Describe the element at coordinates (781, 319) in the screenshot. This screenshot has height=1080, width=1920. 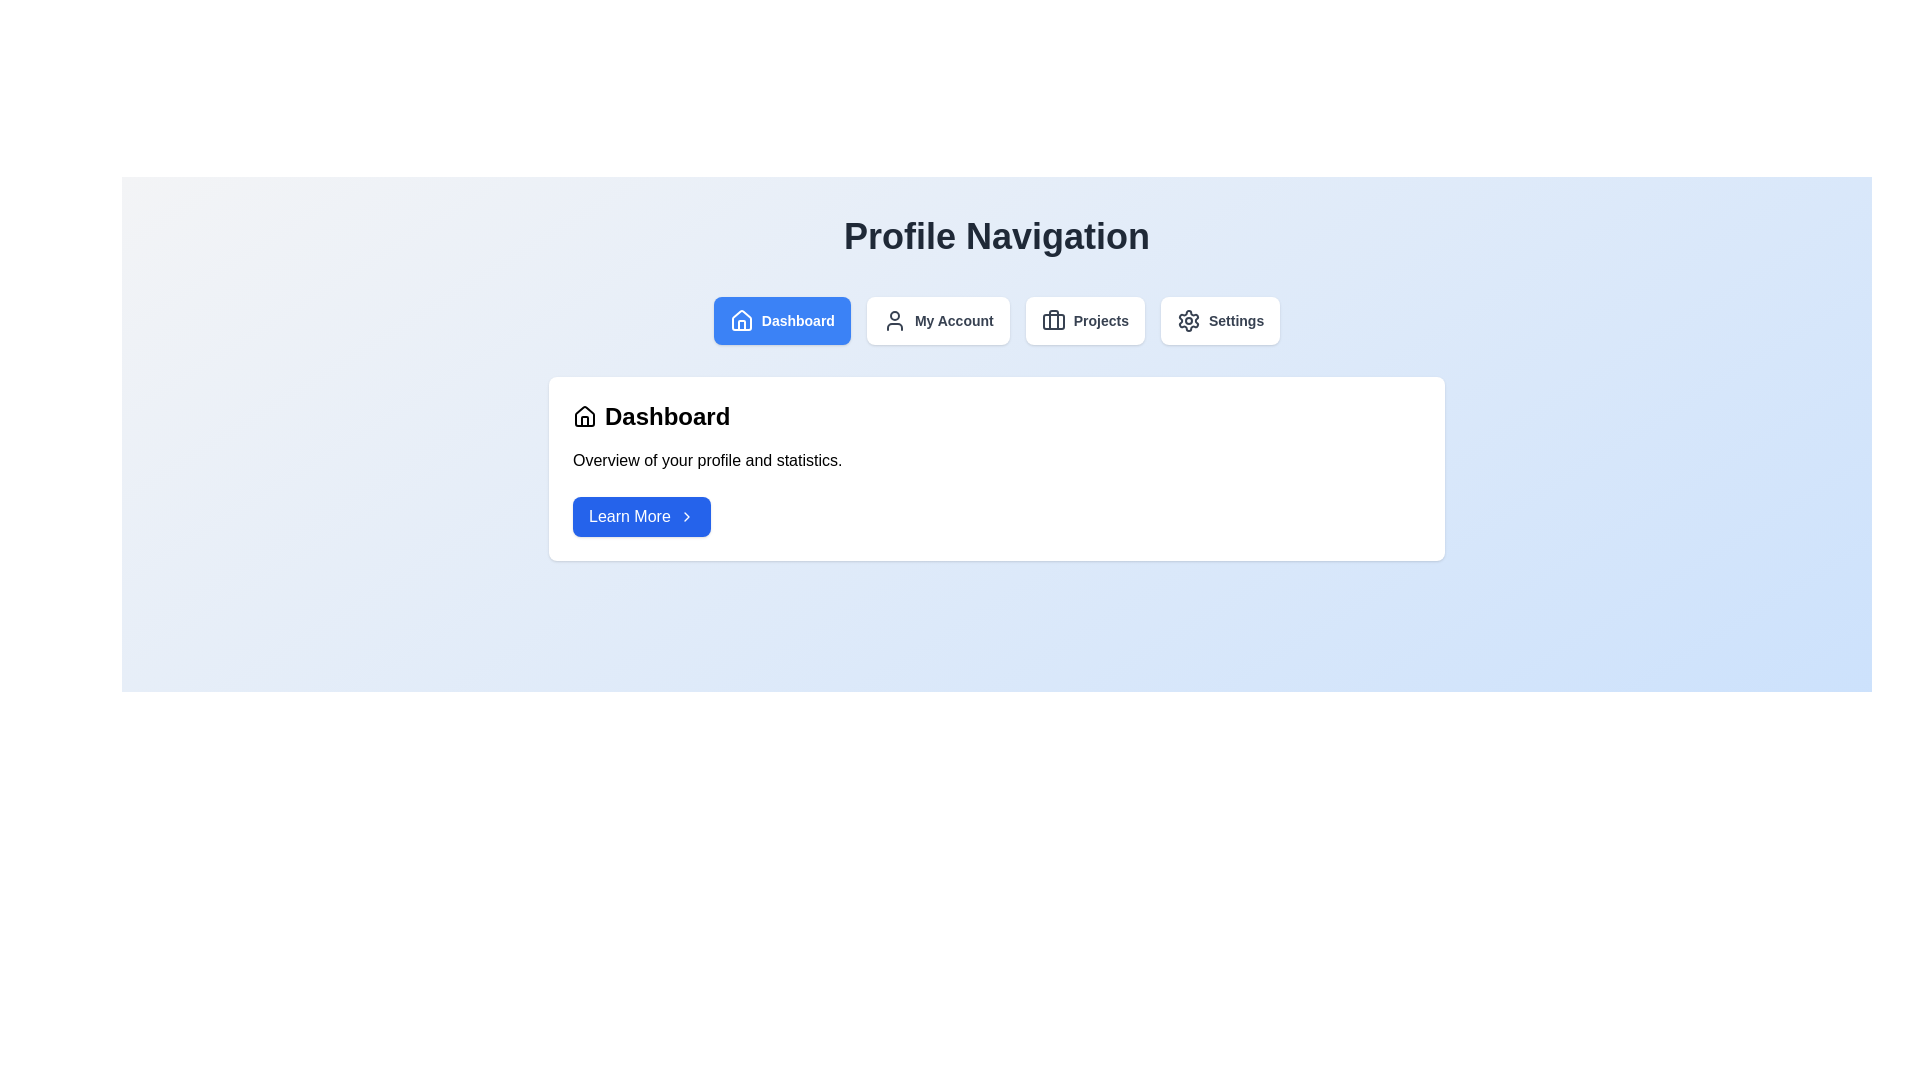
I see `the Navigation button labeled 'Dashboard' with a blue background and white text` at that location.